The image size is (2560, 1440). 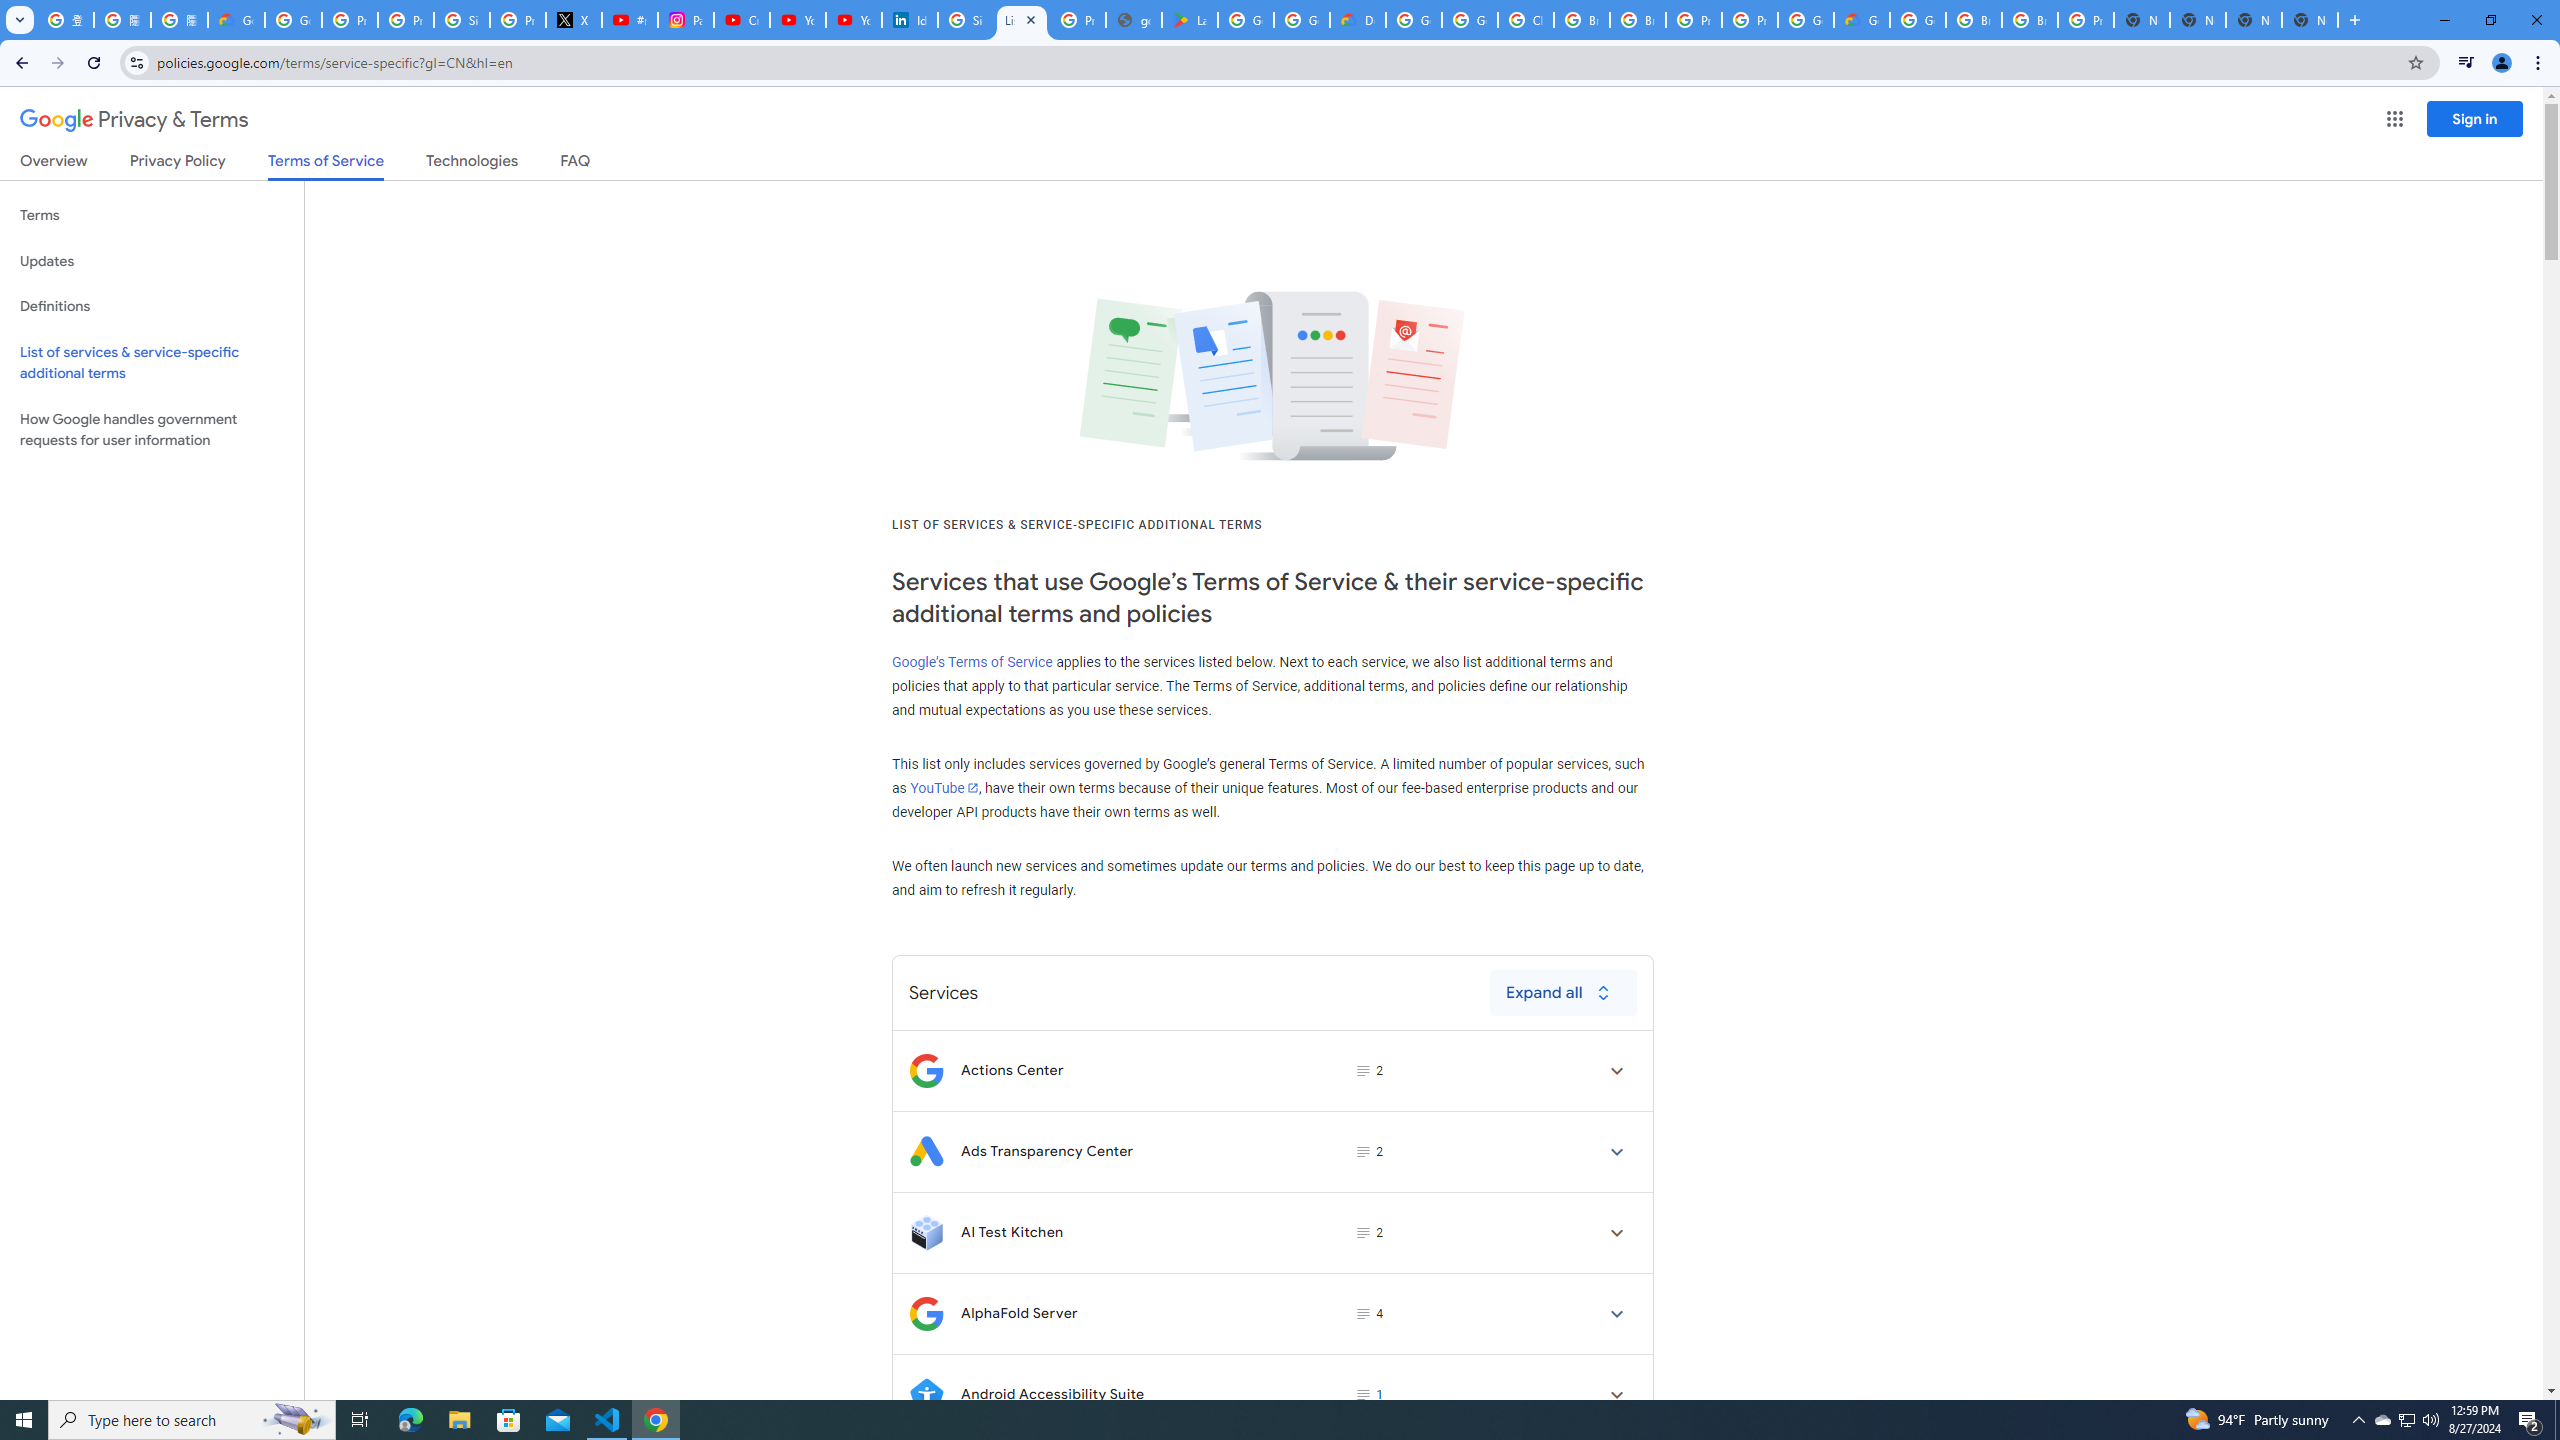 I want to click on 'How Google handles government requests for user information', so click(x=151, y=428).